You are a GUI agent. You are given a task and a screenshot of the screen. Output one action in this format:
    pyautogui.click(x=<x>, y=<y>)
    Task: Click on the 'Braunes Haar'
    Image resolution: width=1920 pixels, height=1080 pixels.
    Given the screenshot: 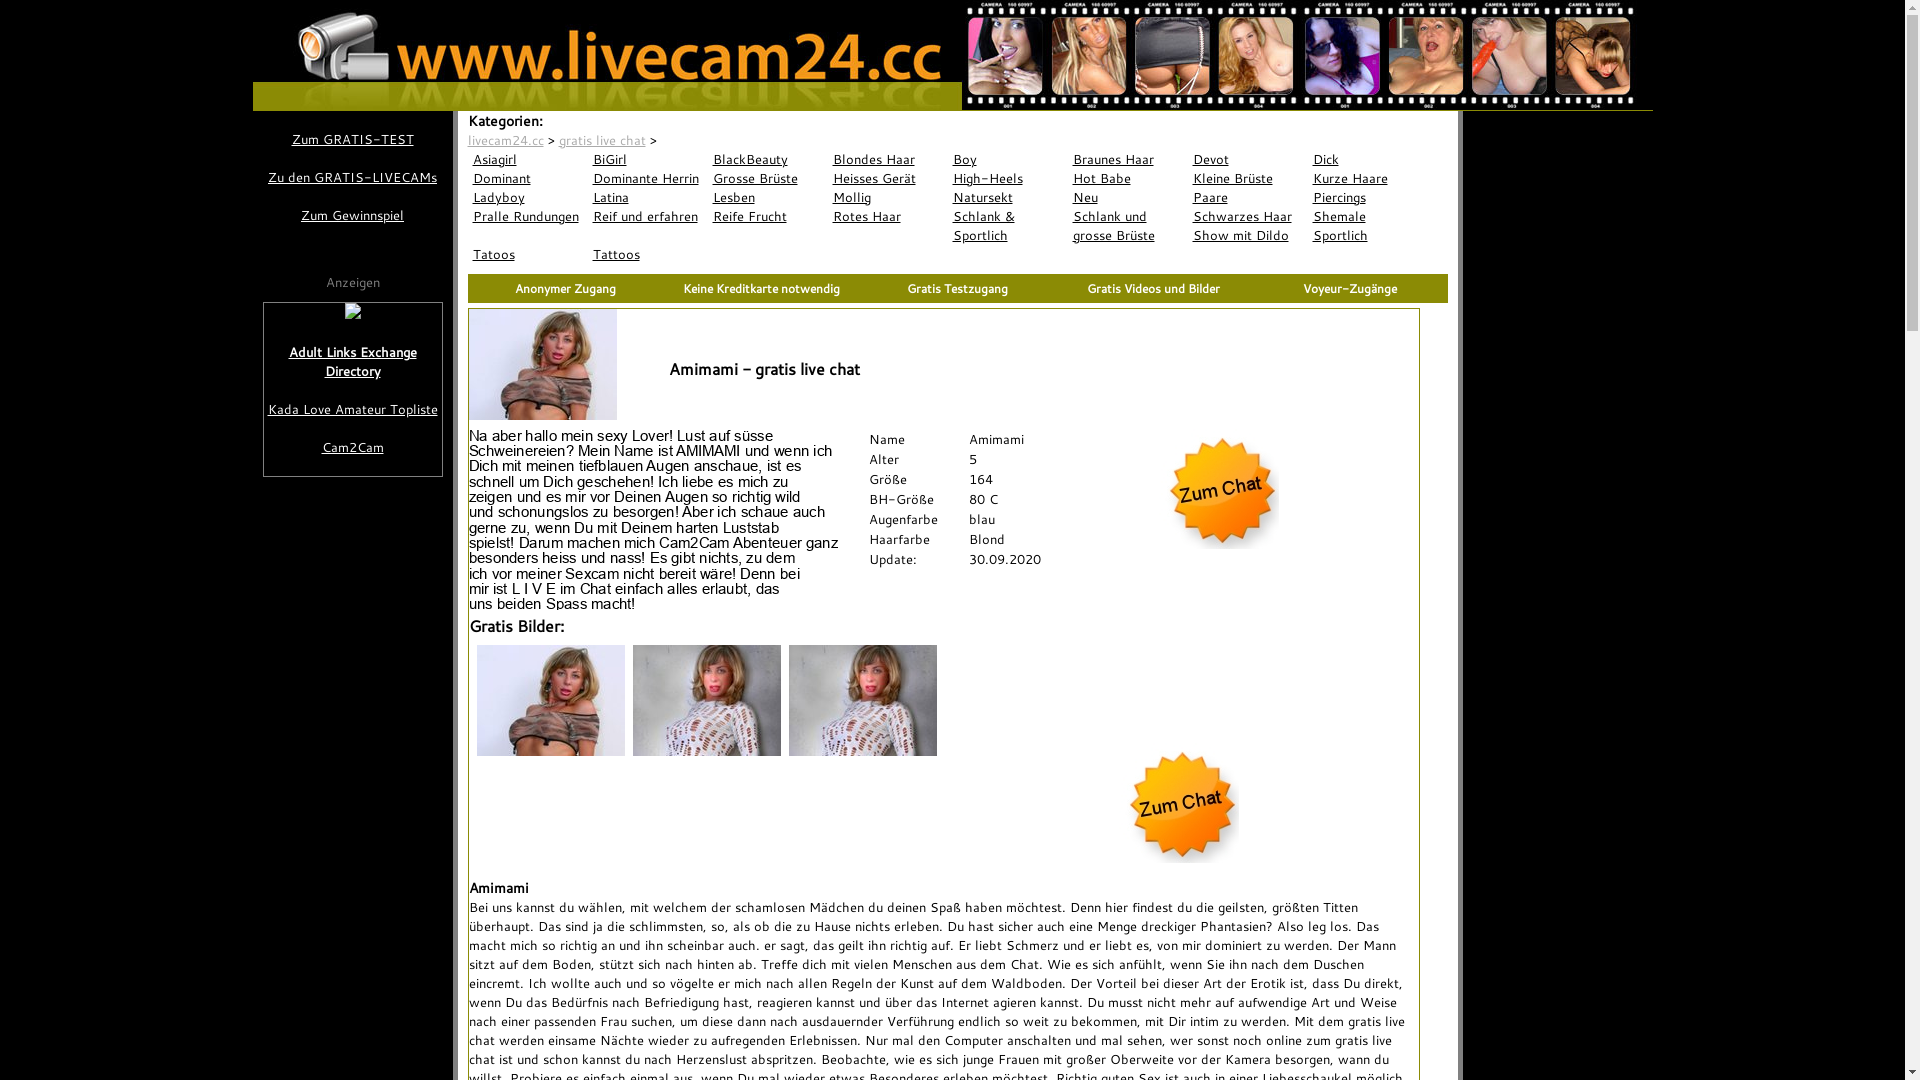 What is the action you would take?
    pyautogui.click(x=1128, y=158)
    